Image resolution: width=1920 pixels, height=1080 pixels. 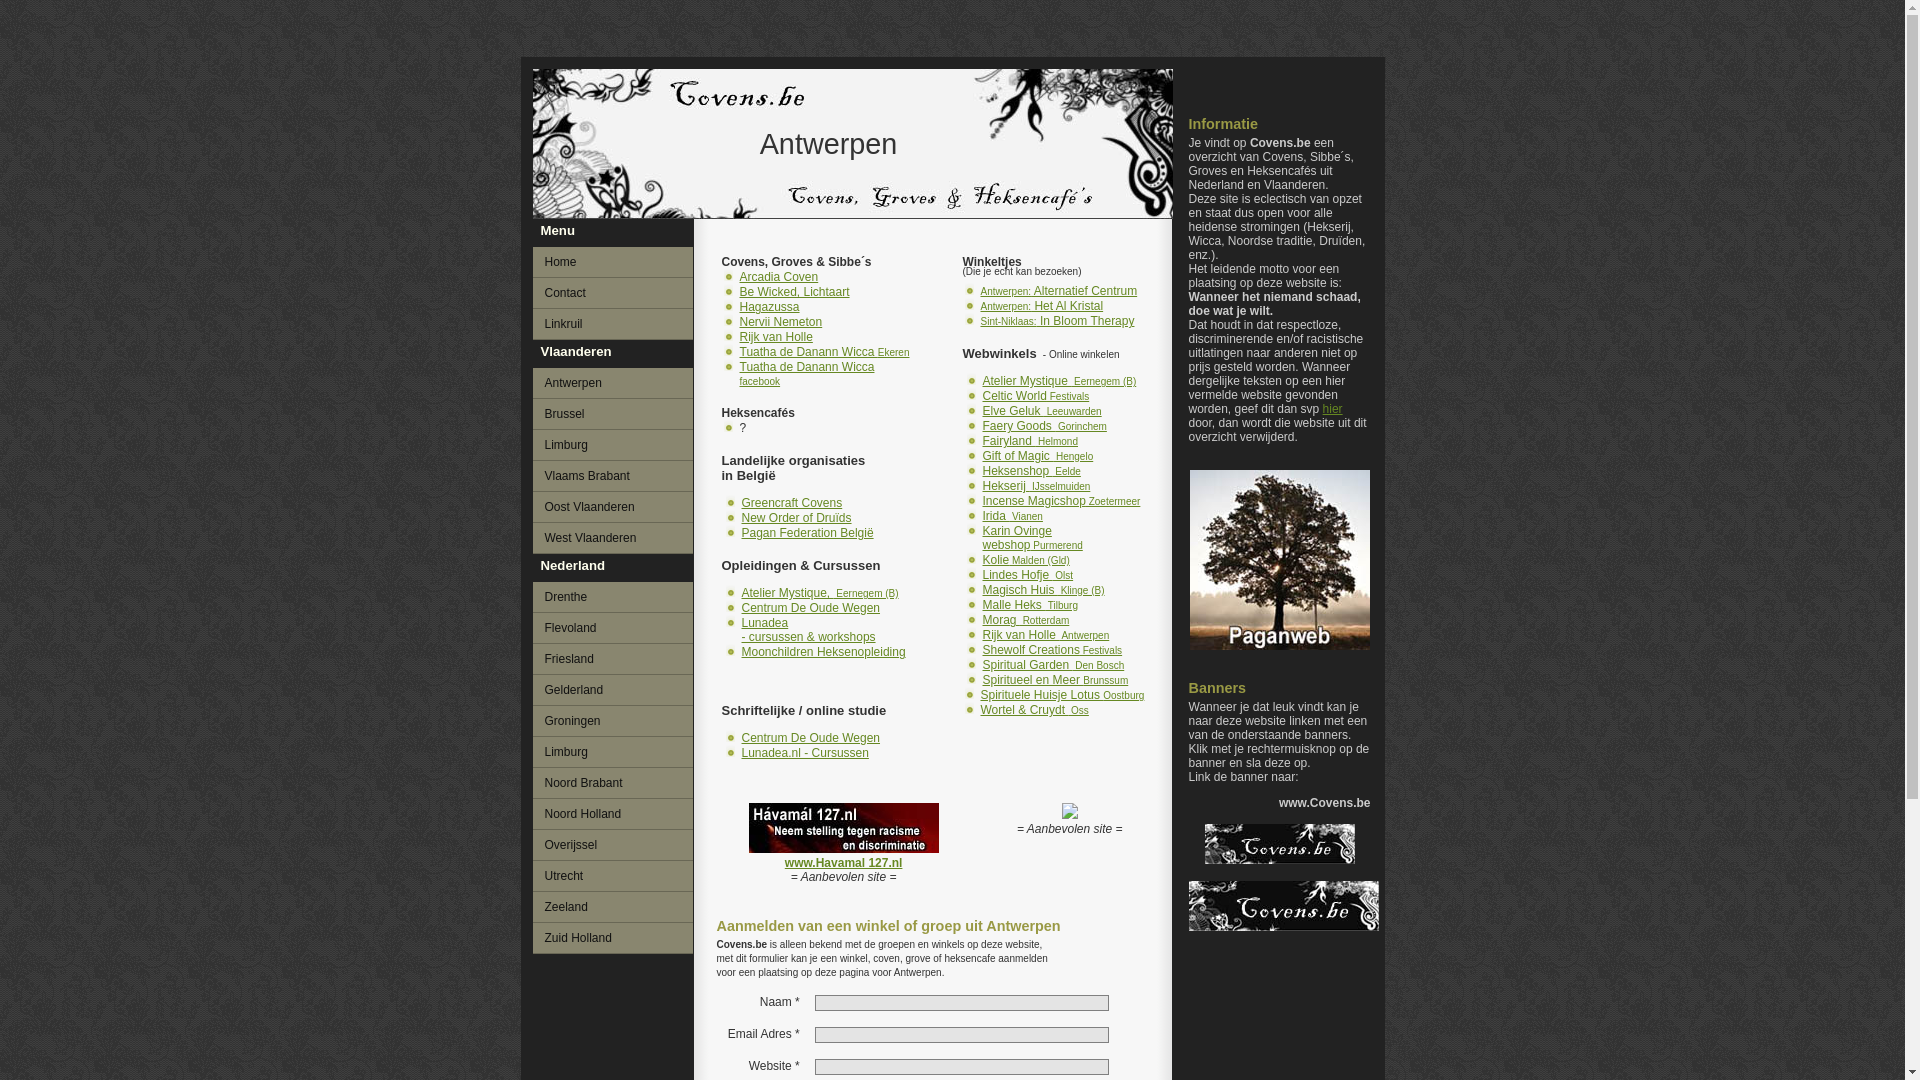 What do you see at coordinates (741, 651) in the screenshot?
I see `'Moonchildren Heksenopleiding'` at bounding box center [741, 651].